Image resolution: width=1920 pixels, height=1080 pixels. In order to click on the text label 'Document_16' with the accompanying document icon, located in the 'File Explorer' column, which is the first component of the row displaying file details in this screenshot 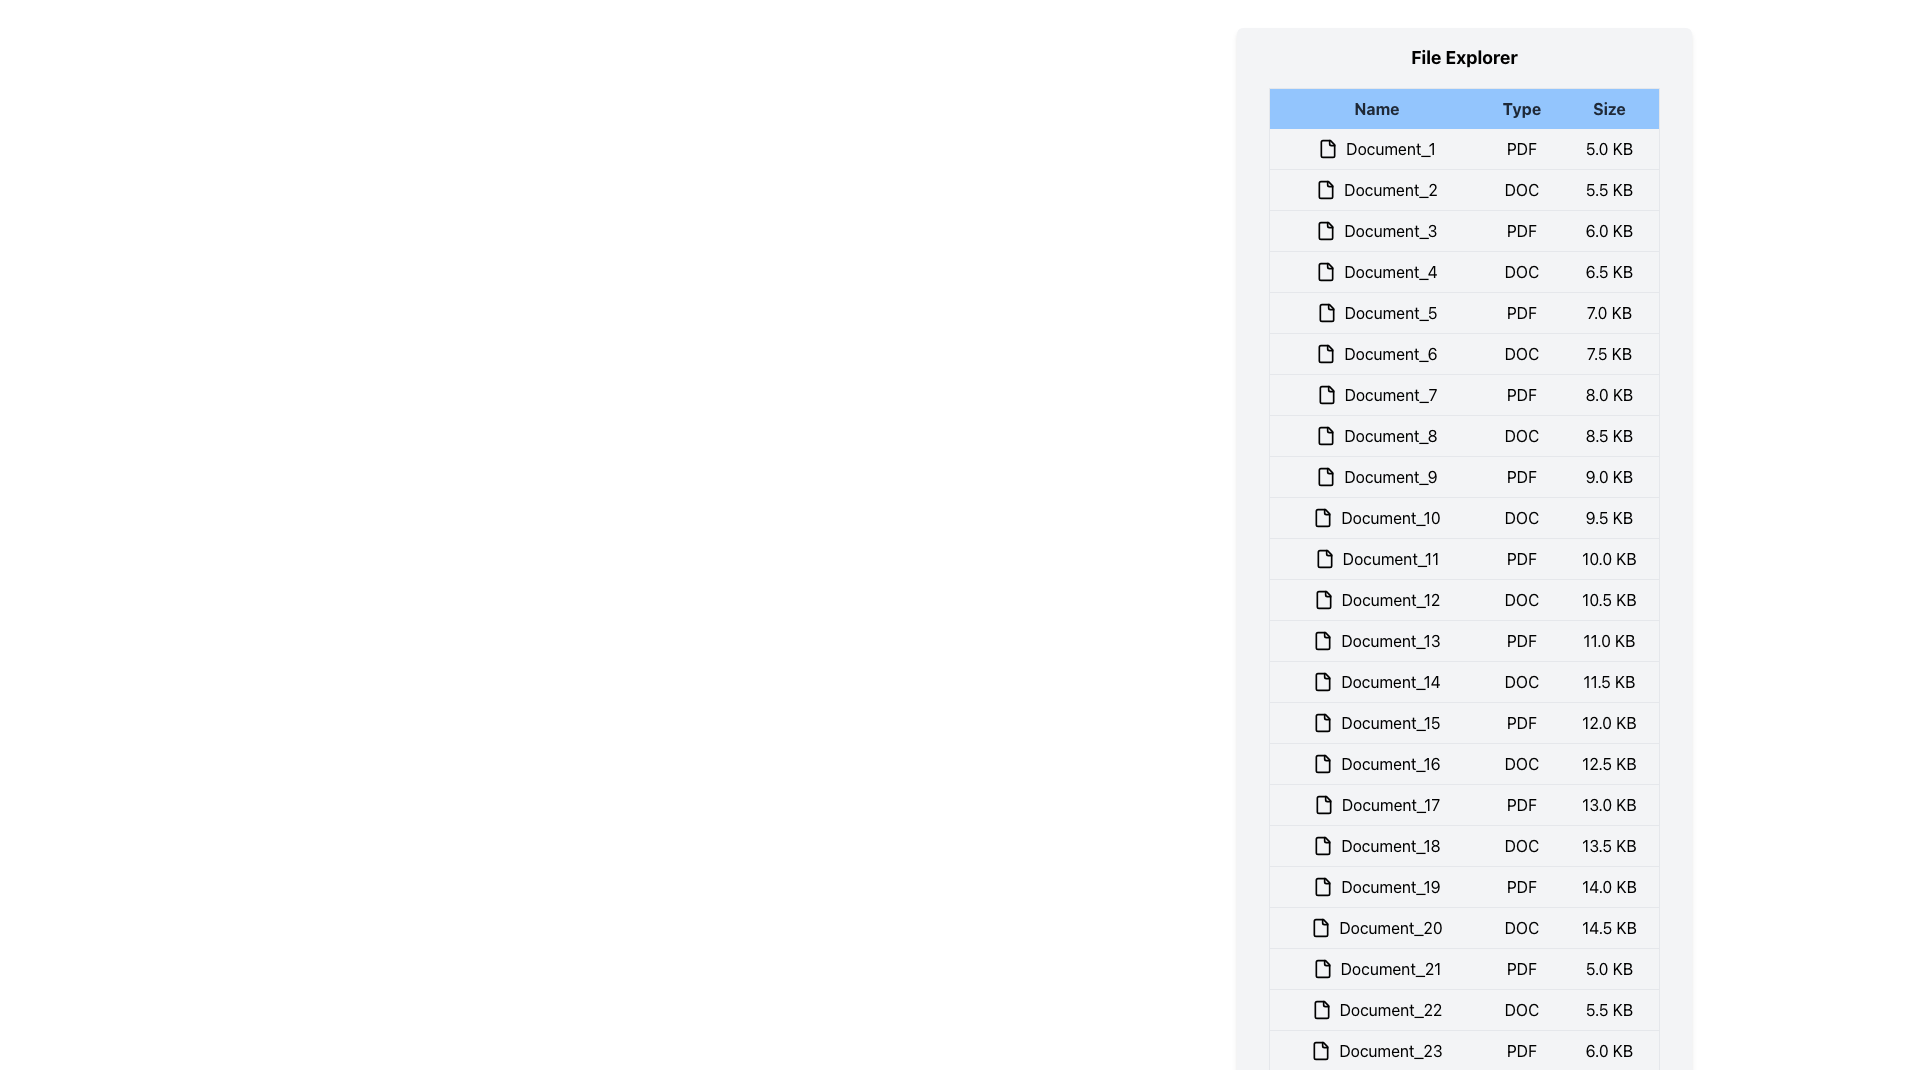, I will do `click(1376, 763)`.